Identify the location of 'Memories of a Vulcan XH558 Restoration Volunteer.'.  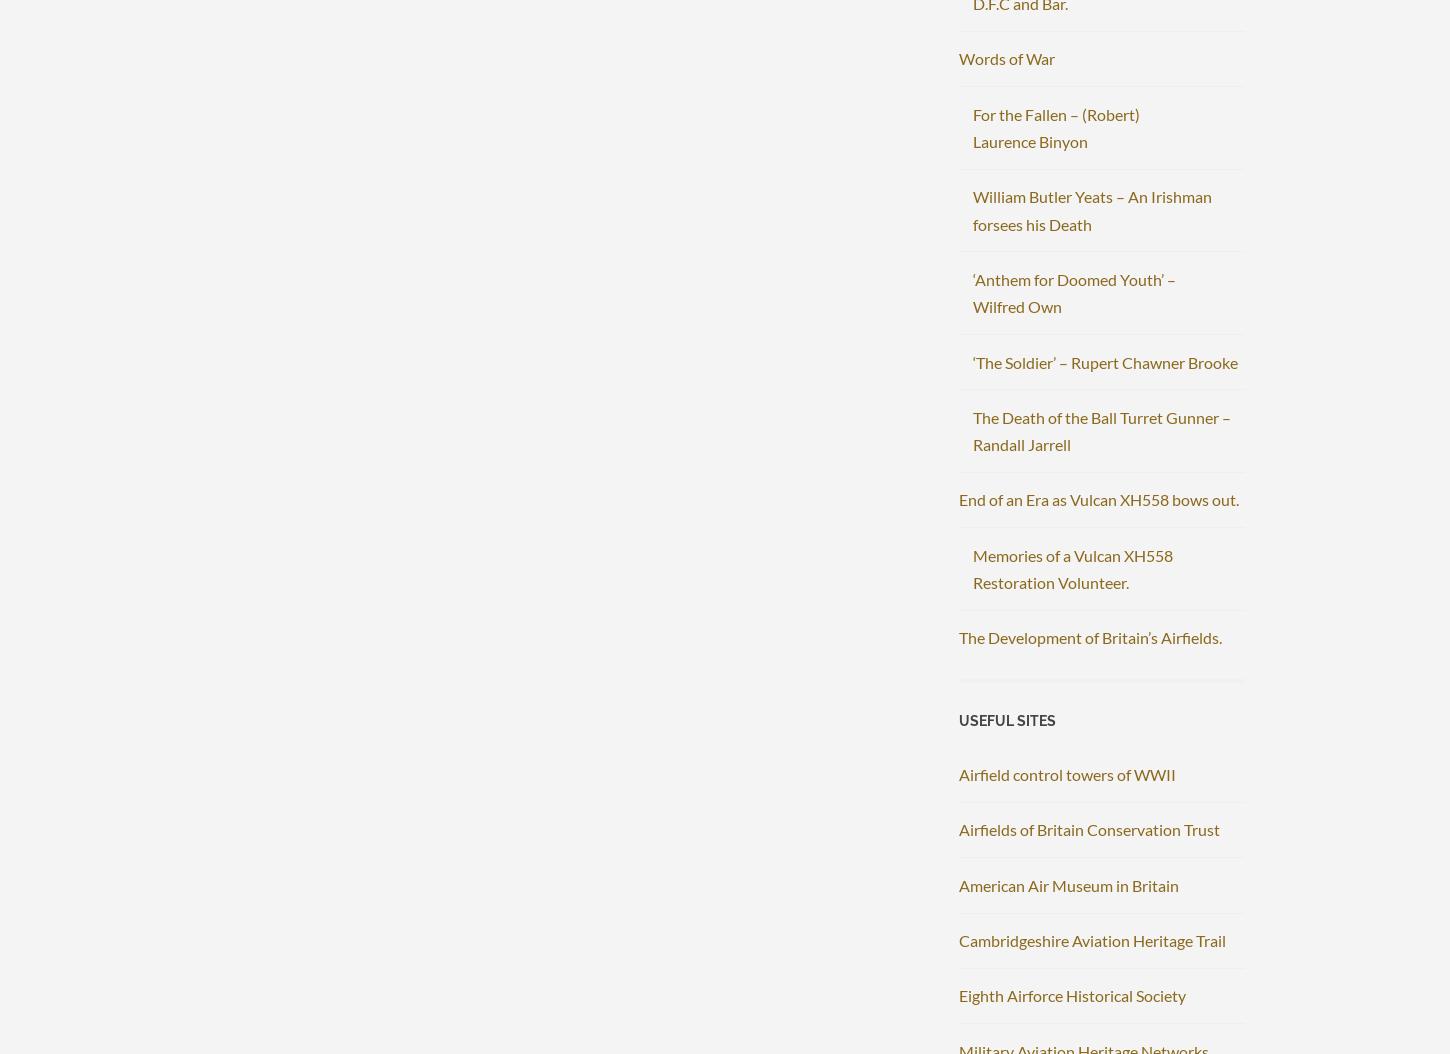
(1071, 568).